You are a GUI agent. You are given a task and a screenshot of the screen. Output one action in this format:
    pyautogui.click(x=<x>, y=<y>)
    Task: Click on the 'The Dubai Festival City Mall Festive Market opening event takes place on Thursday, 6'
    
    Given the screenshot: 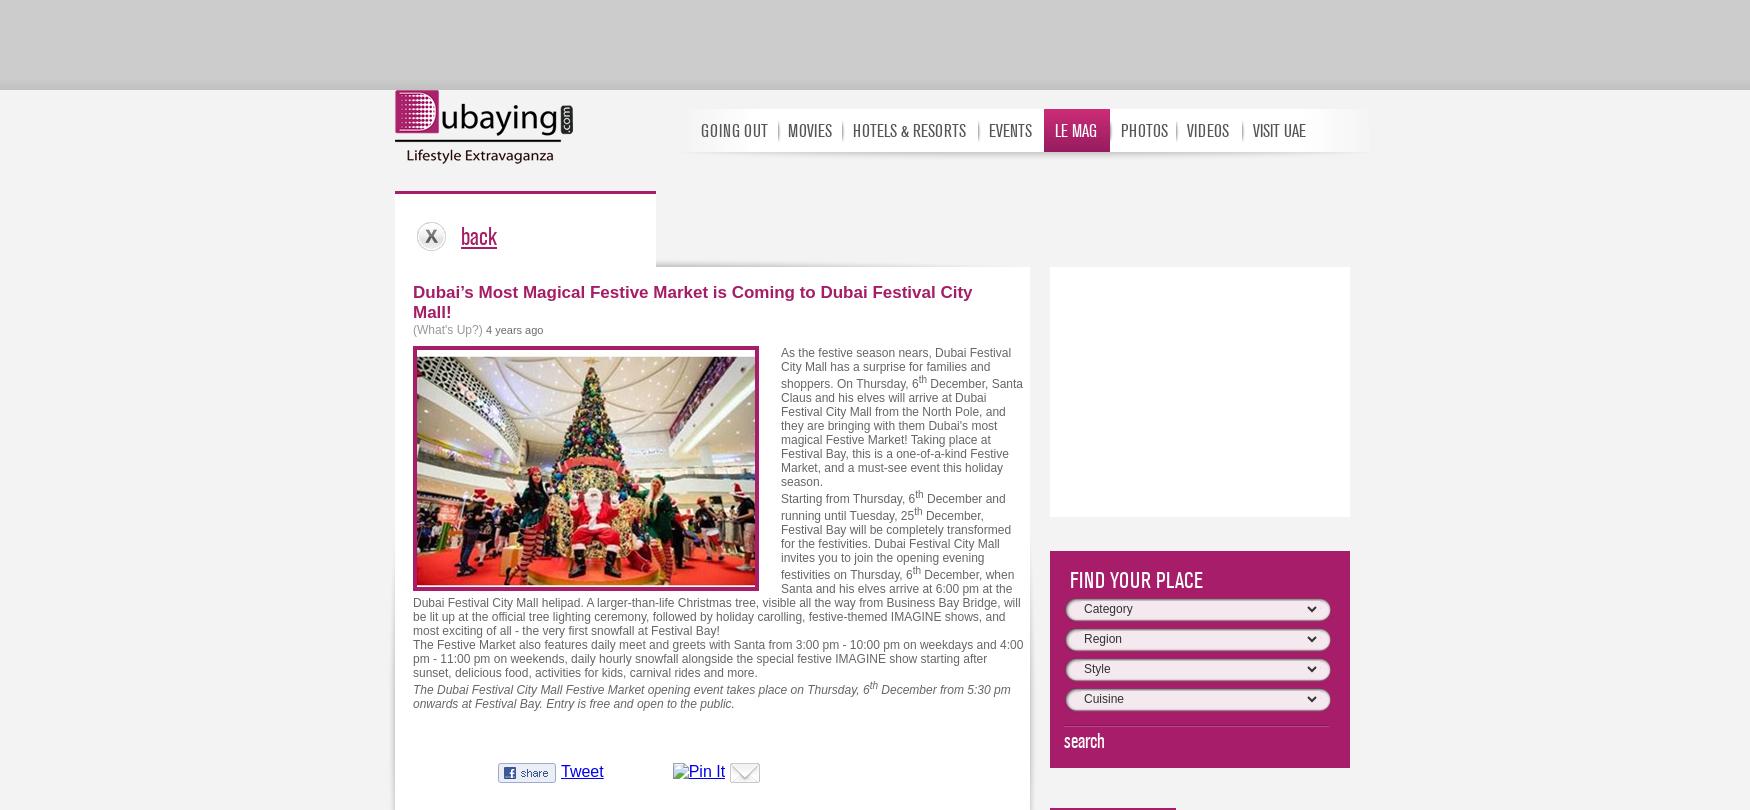 What is the action you would take?
    pyautogui.click(x=640, y=689)
    